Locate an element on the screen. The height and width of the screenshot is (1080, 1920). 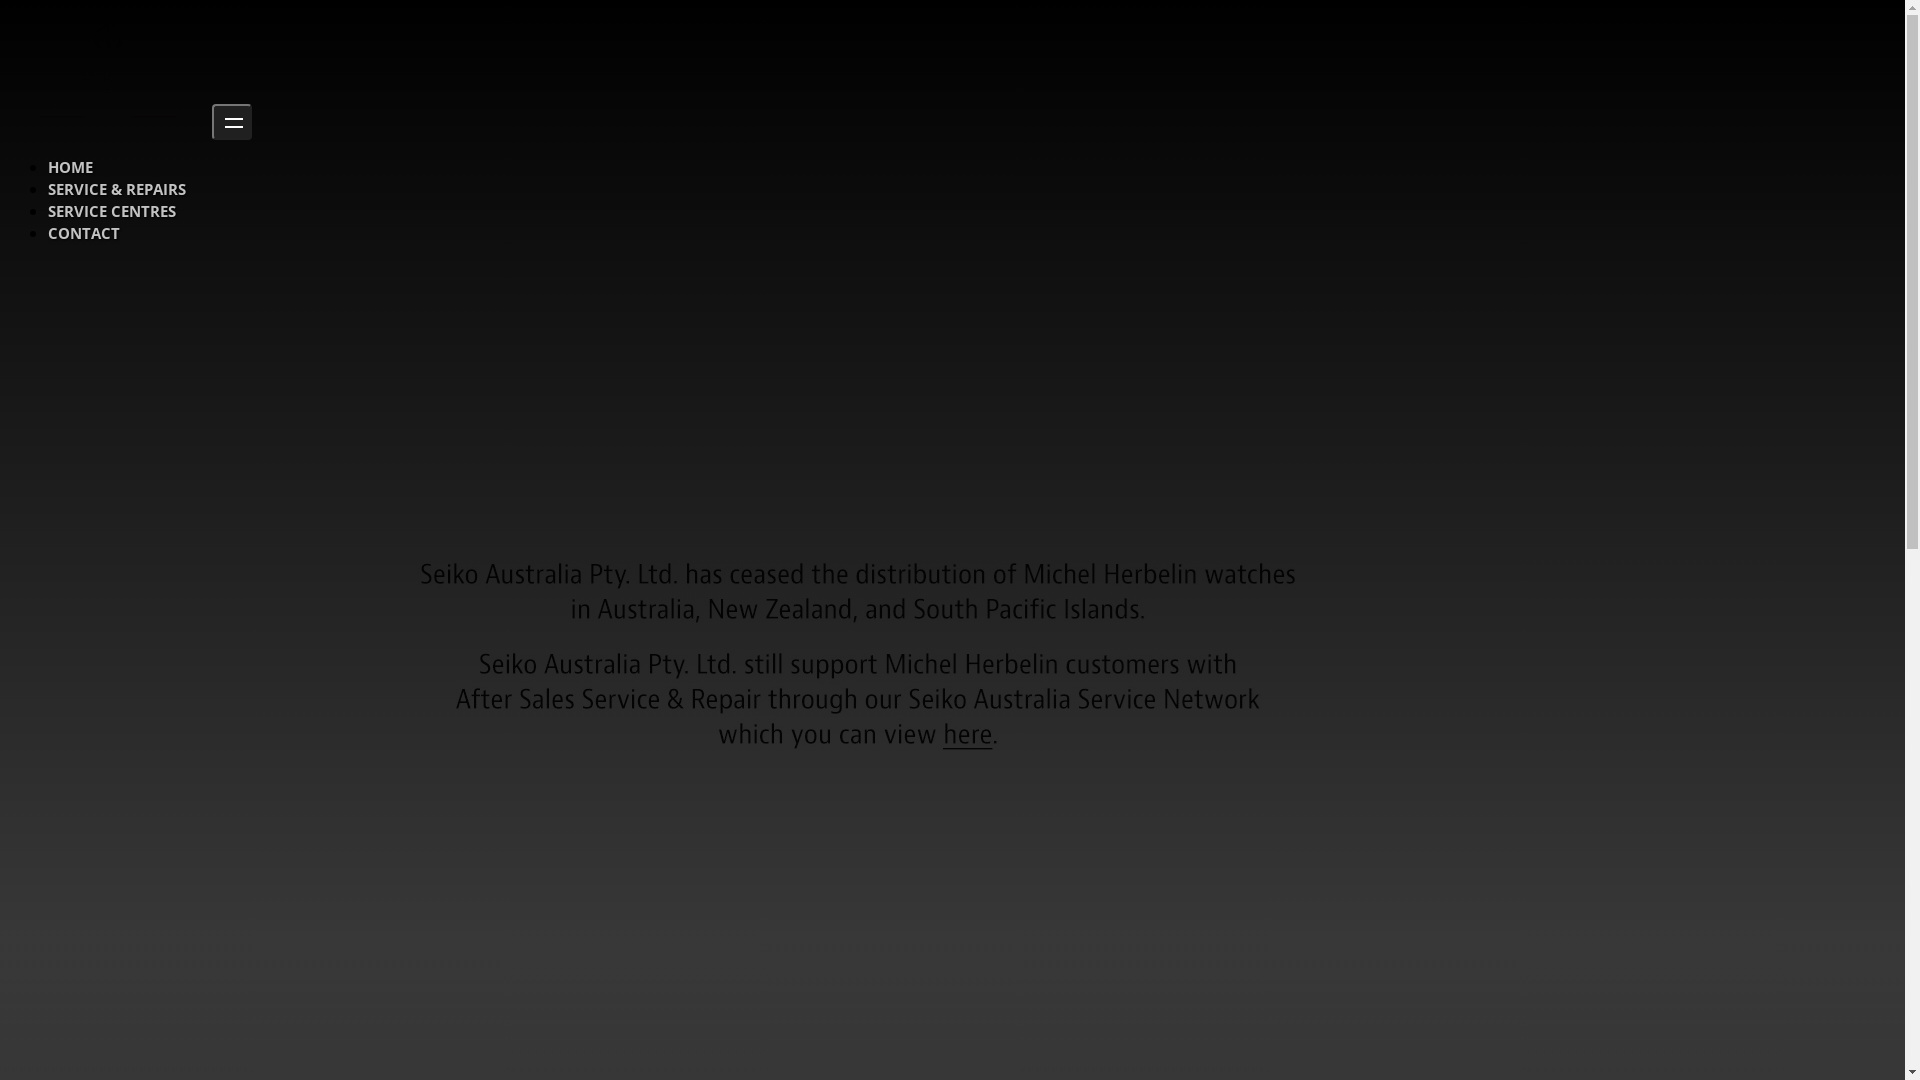
'HOME' is located at coordinates (70, 165).